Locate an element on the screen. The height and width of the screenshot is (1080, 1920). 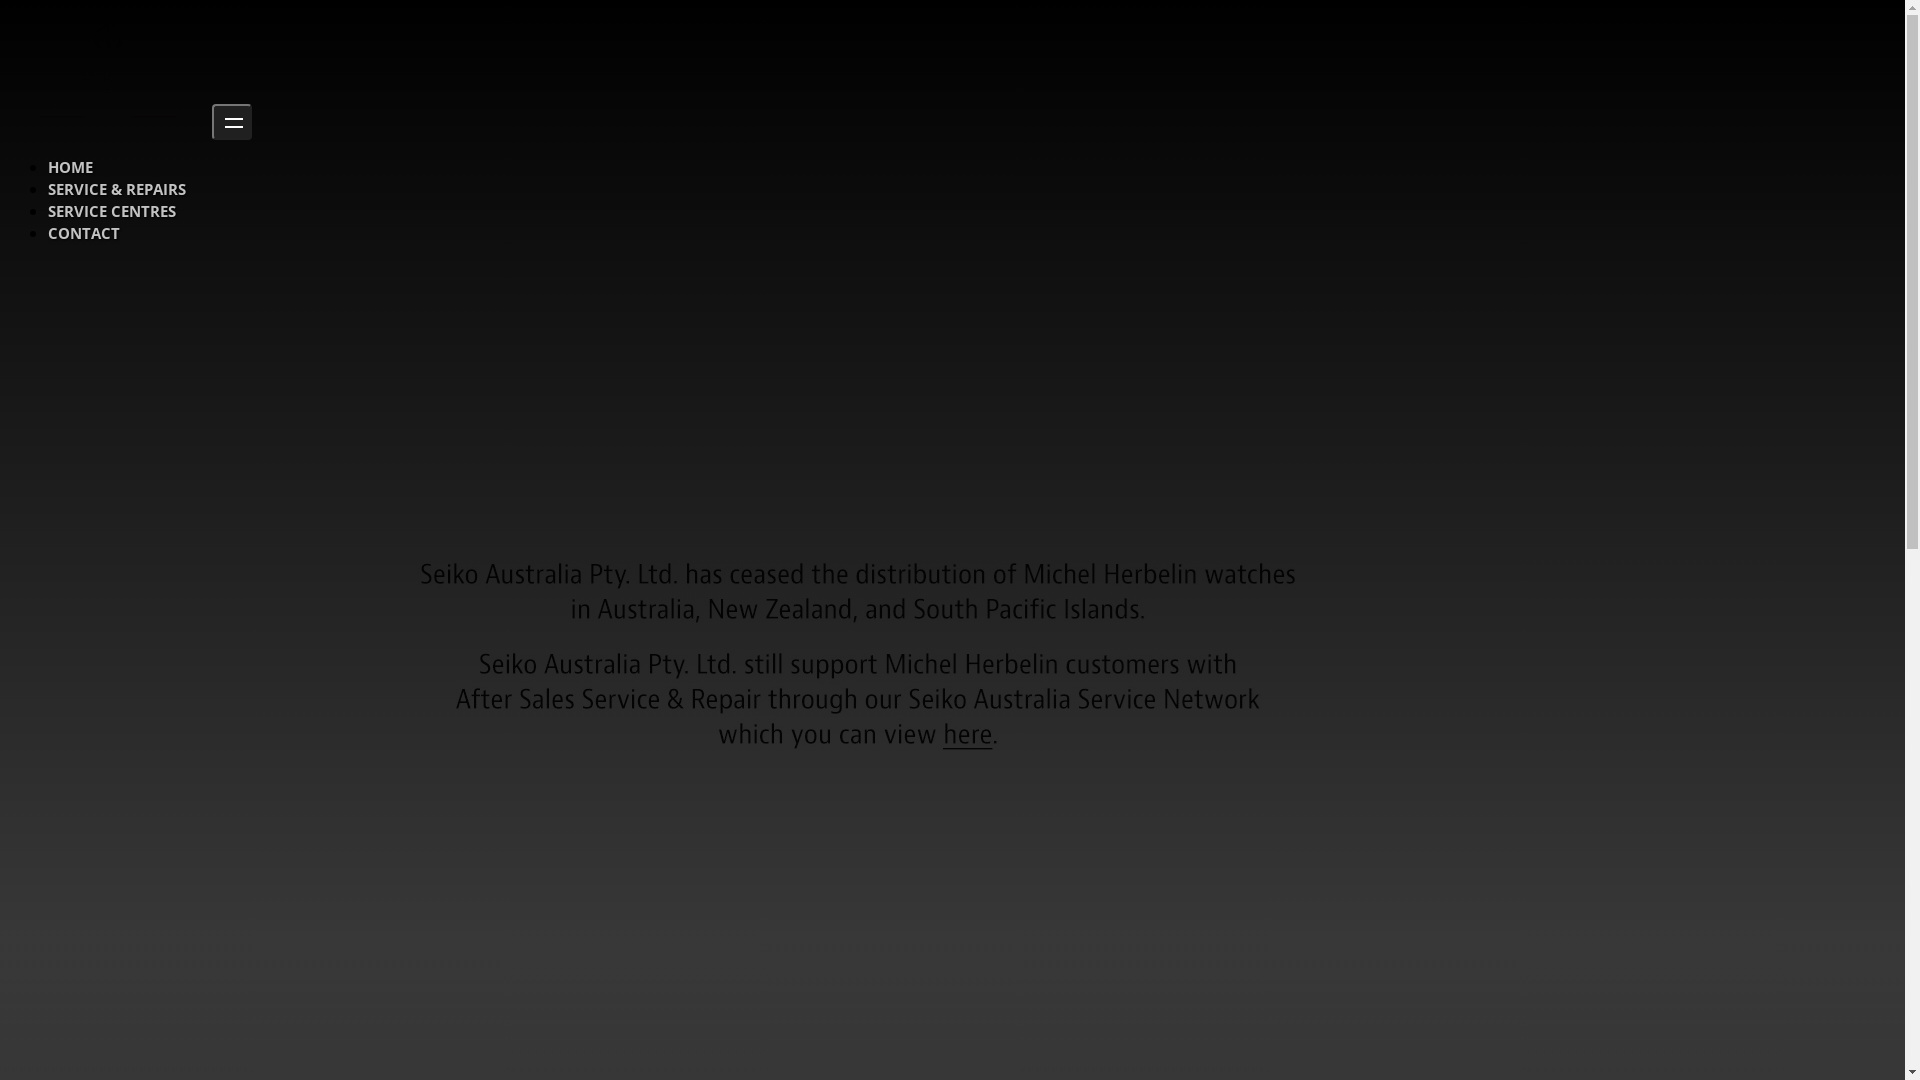
'HOME' is located at coordinates (70, 165).